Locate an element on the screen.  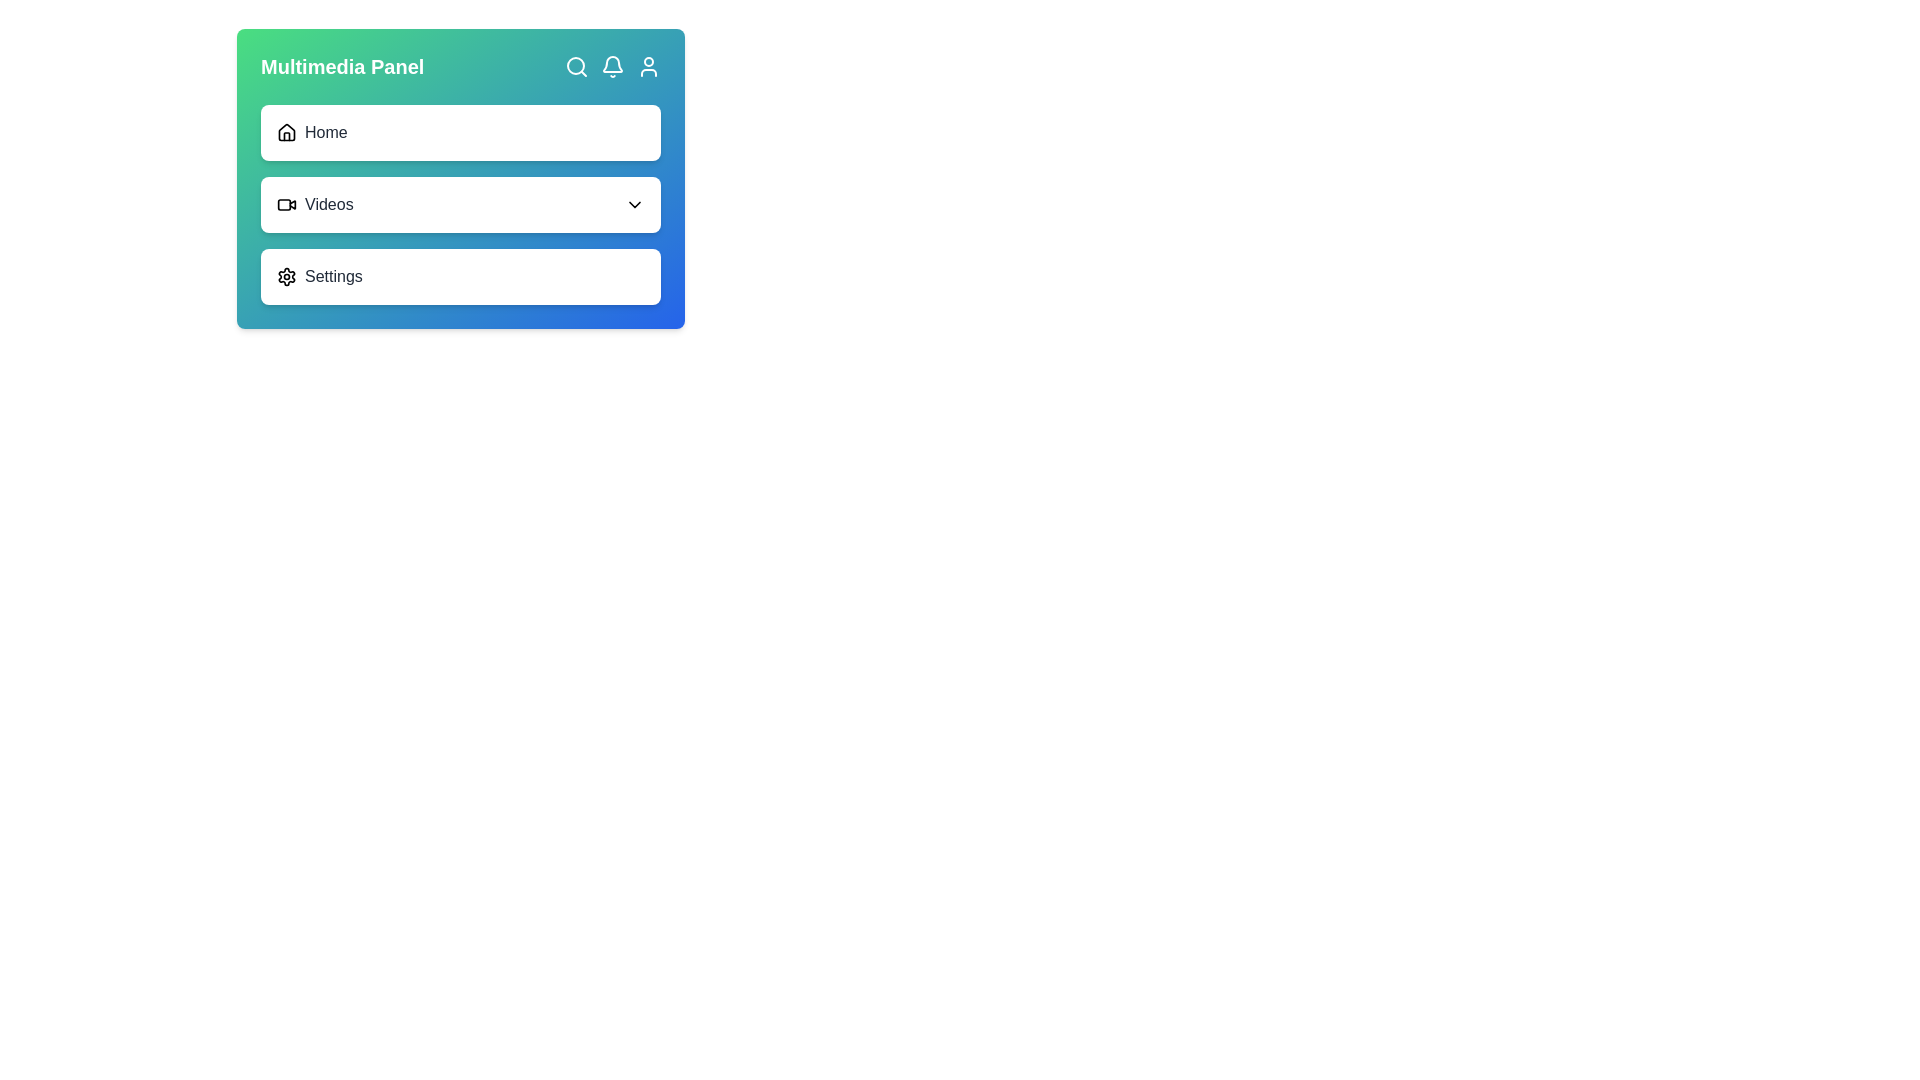
the bell icon button located at the top-right section of the interface is located at coordinates (612, 65).